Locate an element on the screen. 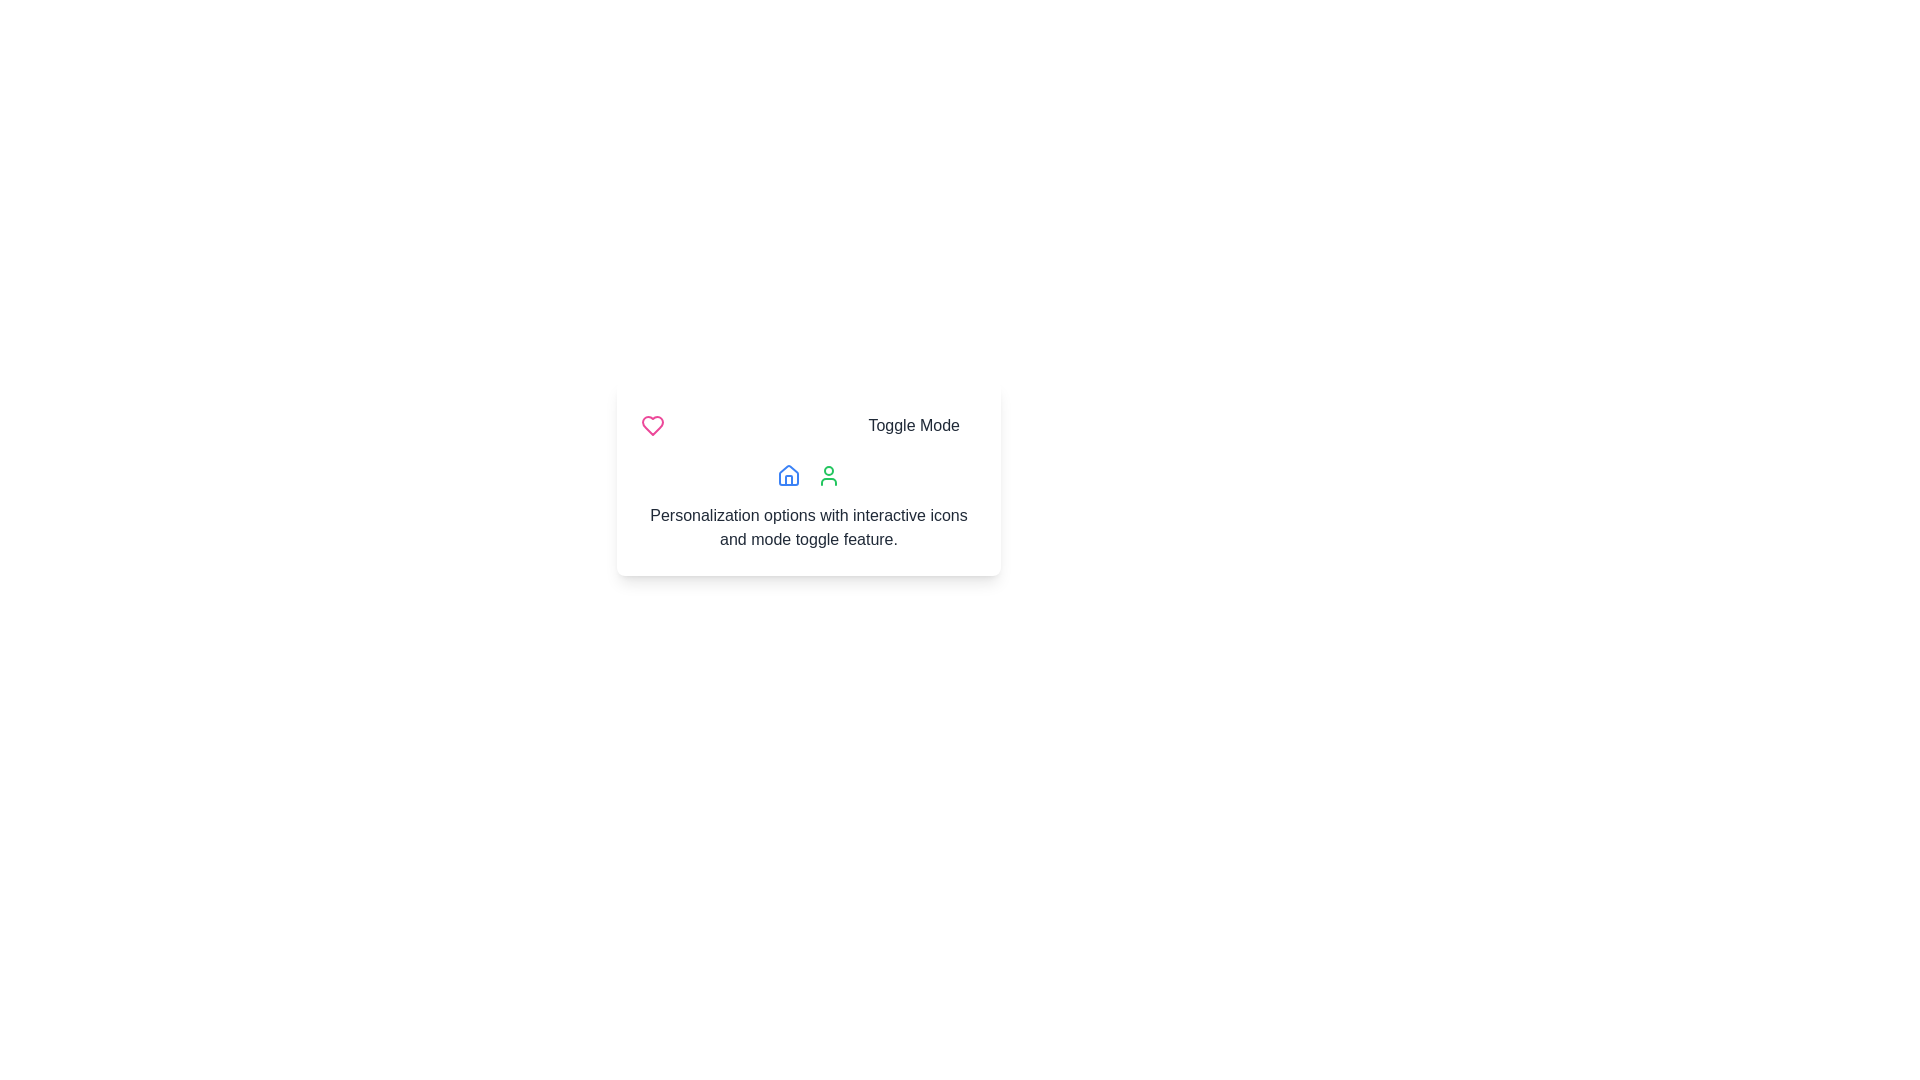 This screenshot has height=1080, width=1920. the heart-shaped SVG icon outlined in pink, which resembles a favorite or like icon, located to the left of the 'Toggle Mode' text is located at coordinates (652, 424).